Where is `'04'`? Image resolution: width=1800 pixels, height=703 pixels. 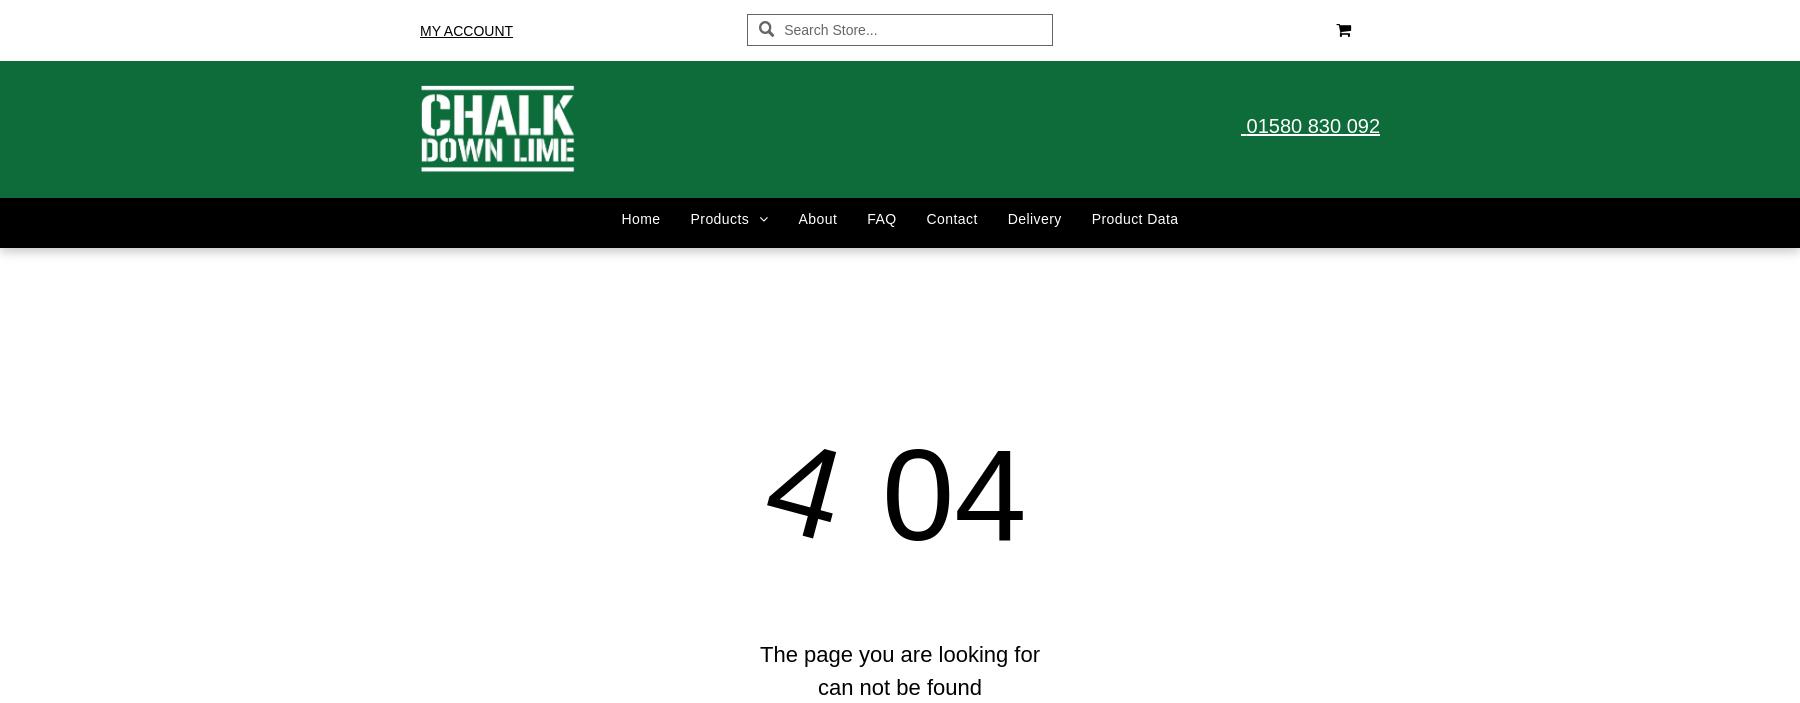
'04' is located at coordinates (934, 492).